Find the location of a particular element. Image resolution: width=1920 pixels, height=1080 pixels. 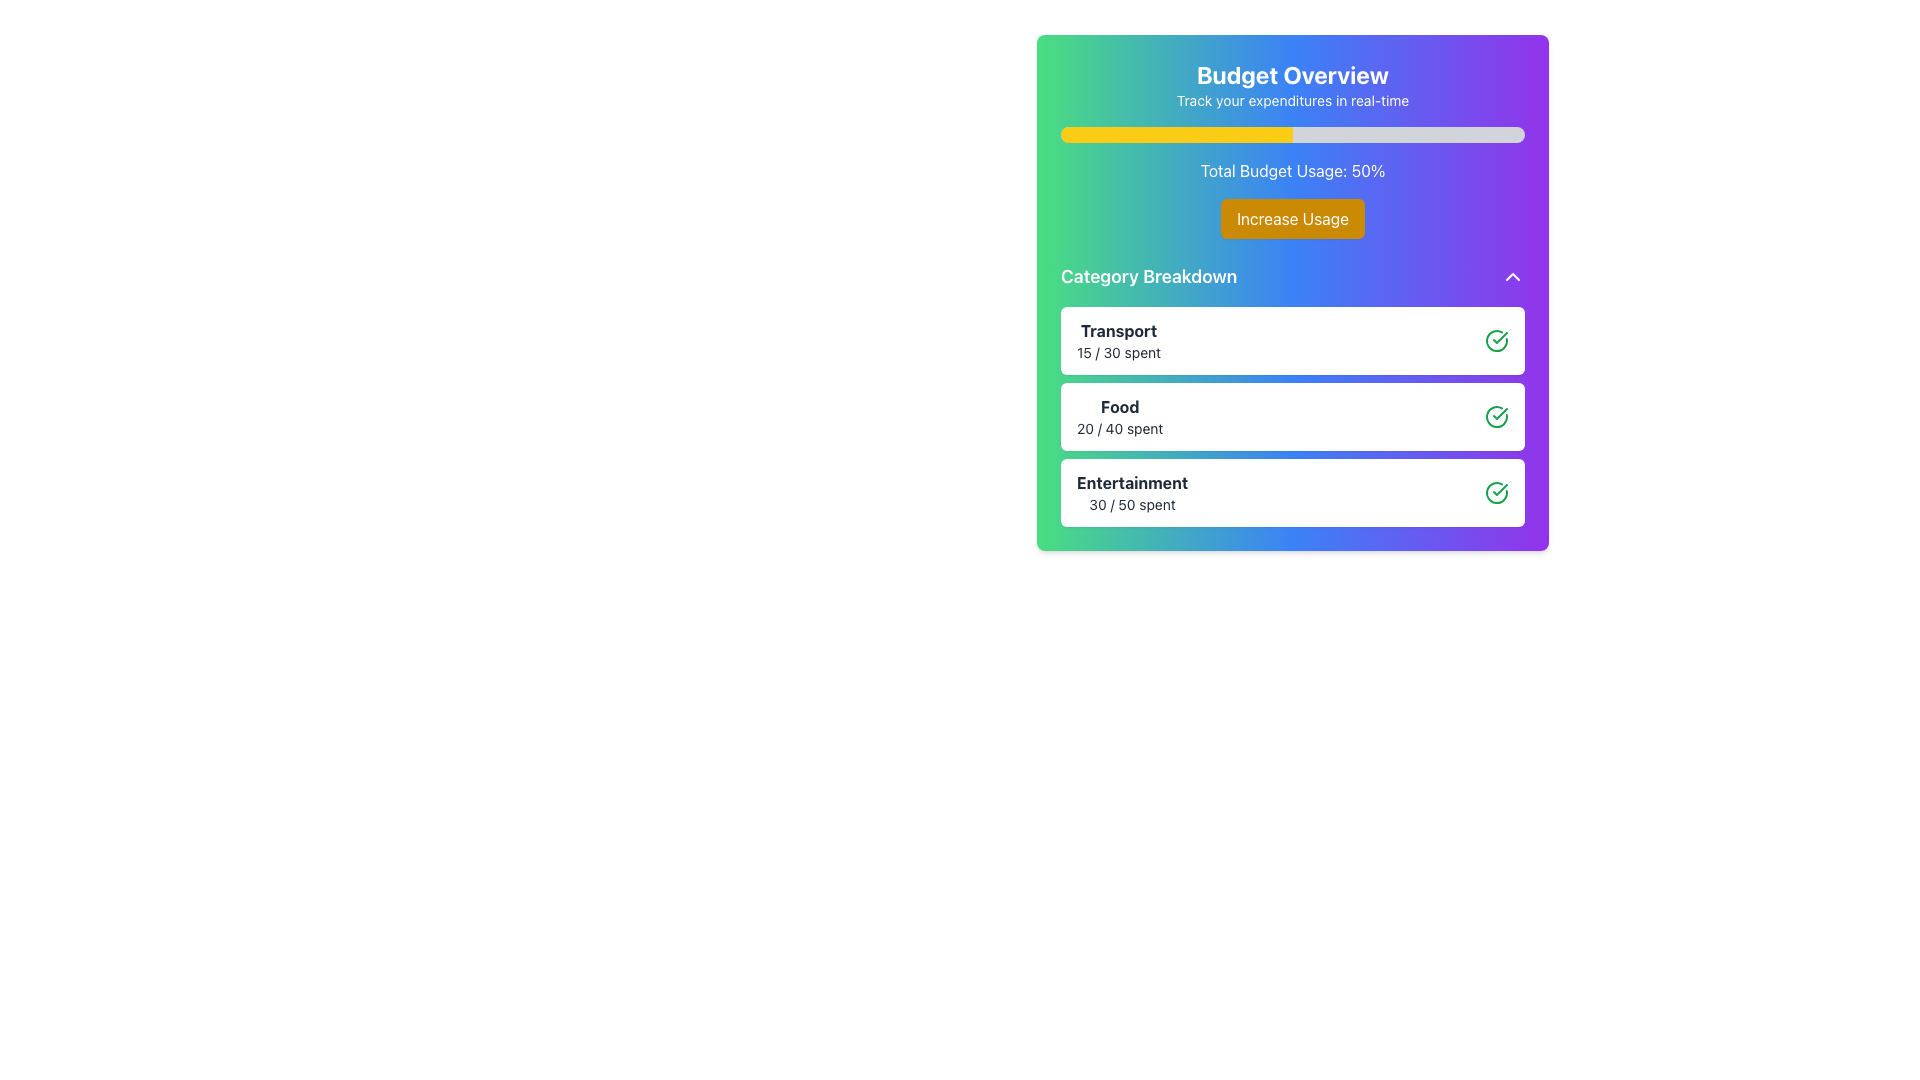

the static text element labeled 'Entertainment' which is bold and positioned above additional details in the 'Category Breakdown' section is located at coordinates (1132, 482).